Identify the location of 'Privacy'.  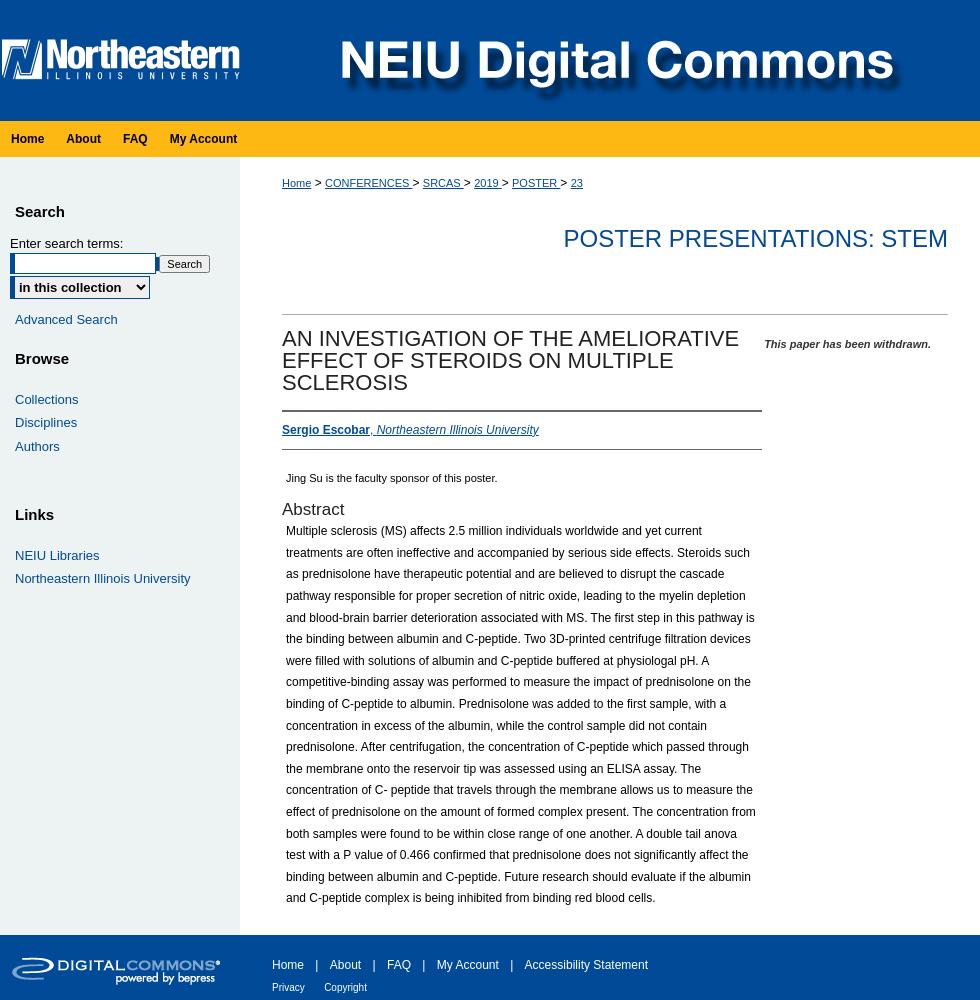
(272, 985).